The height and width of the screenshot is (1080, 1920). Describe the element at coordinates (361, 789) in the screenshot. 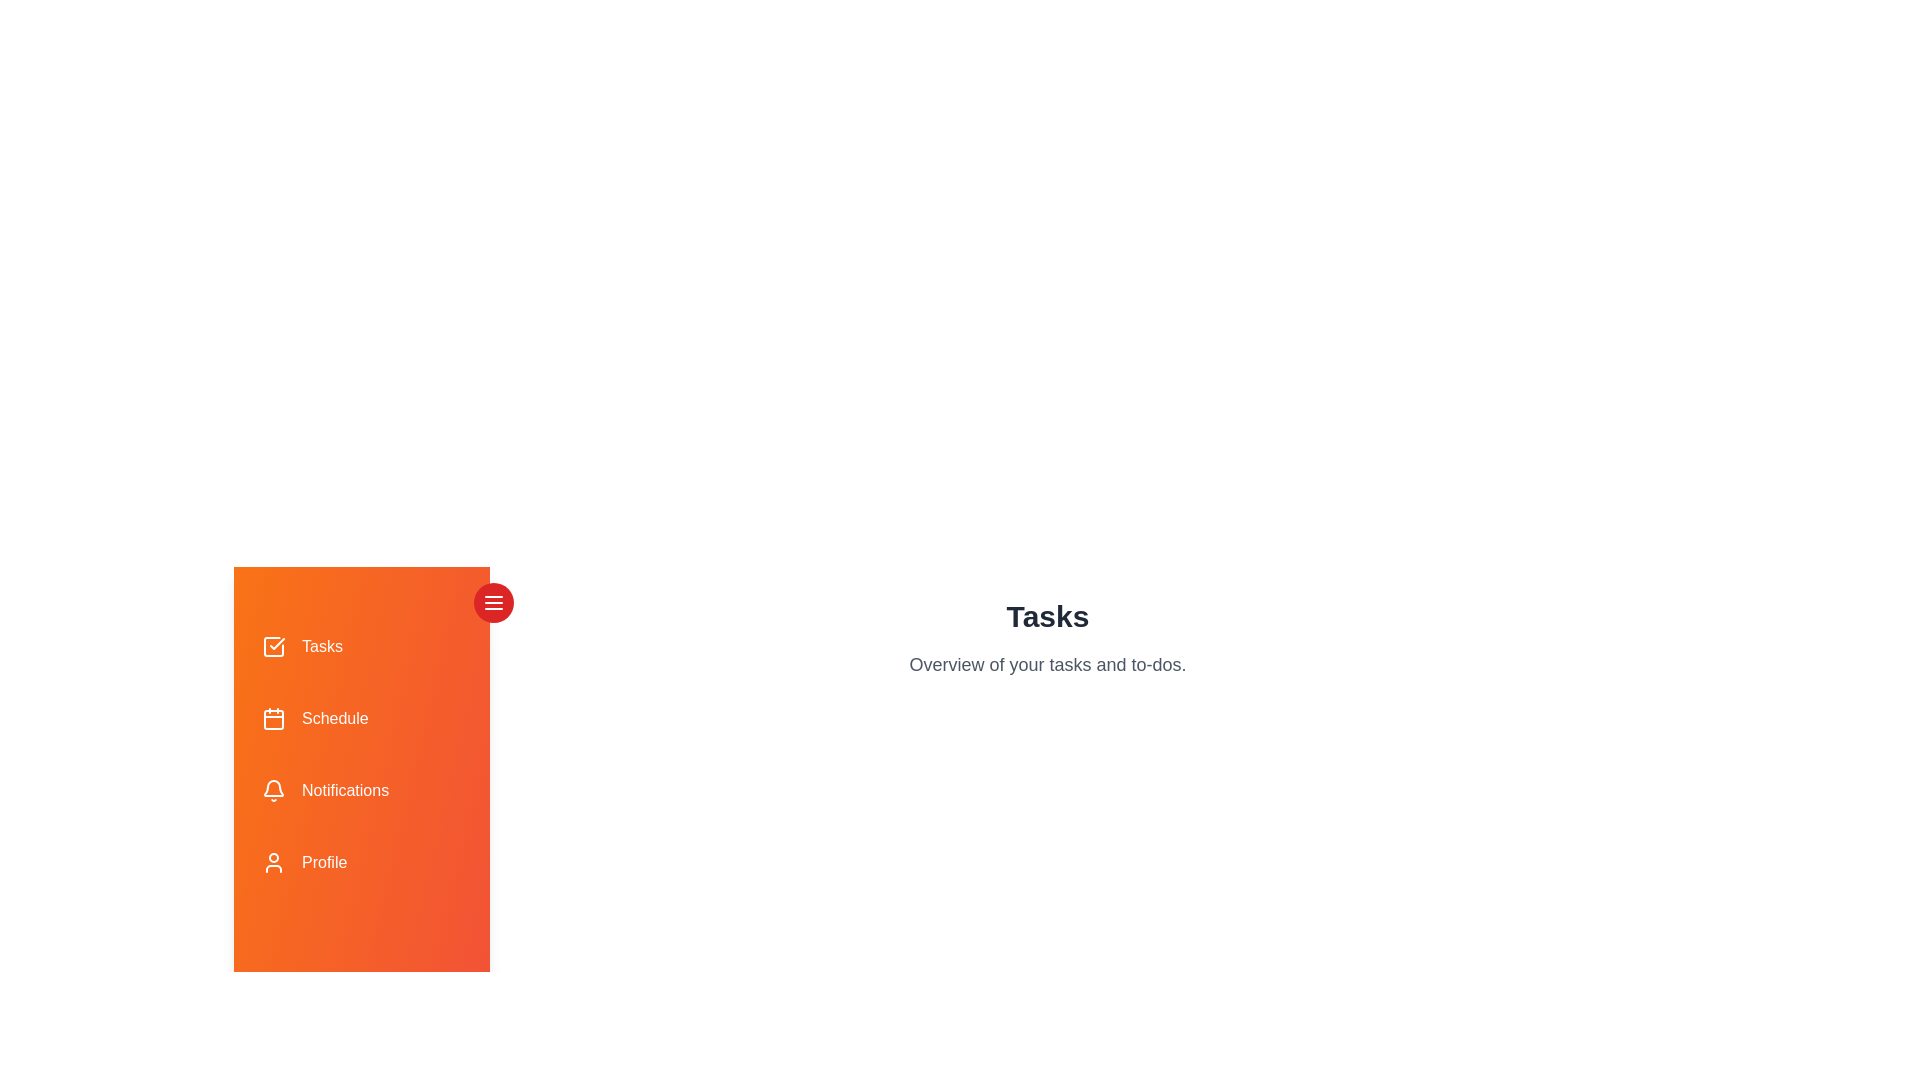

I see `the tab labeled Notifications to switch to it` at that location.